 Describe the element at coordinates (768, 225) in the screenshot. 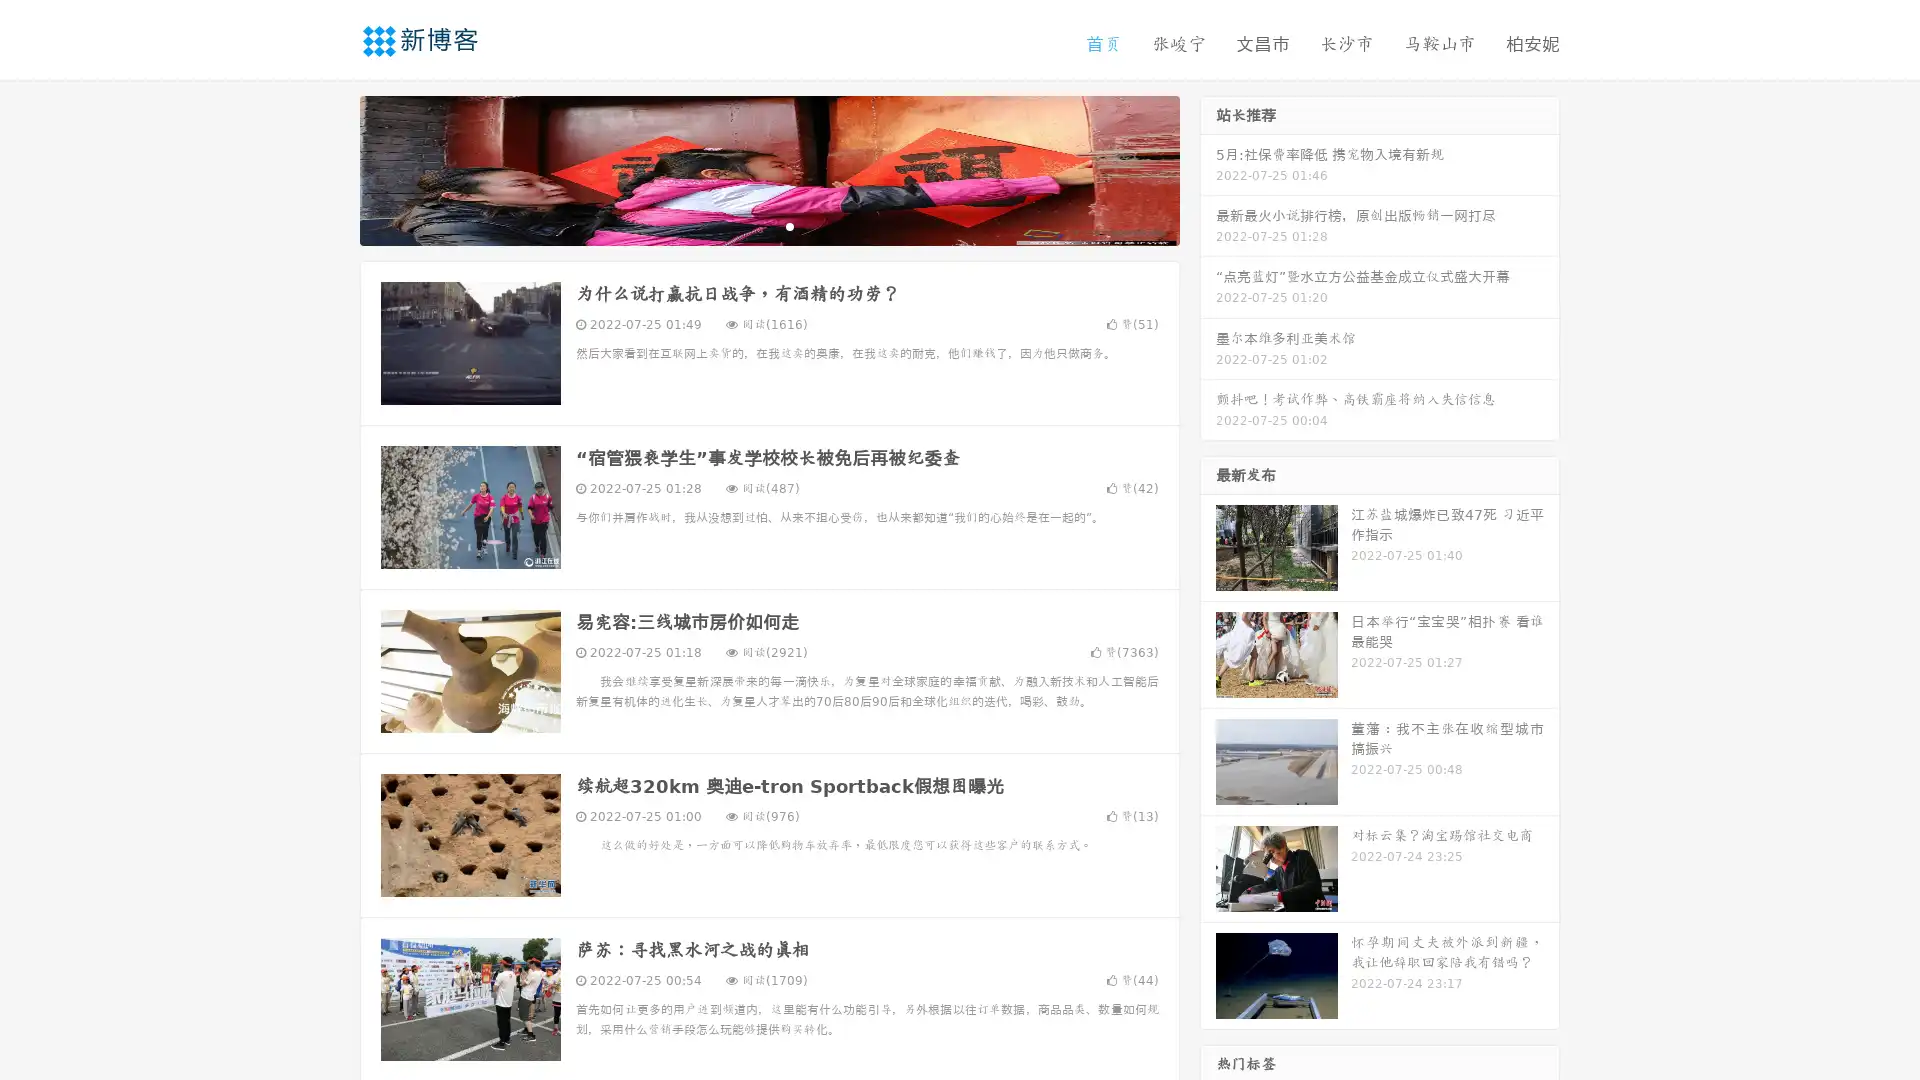

I see `Go to slide 2` at that location.